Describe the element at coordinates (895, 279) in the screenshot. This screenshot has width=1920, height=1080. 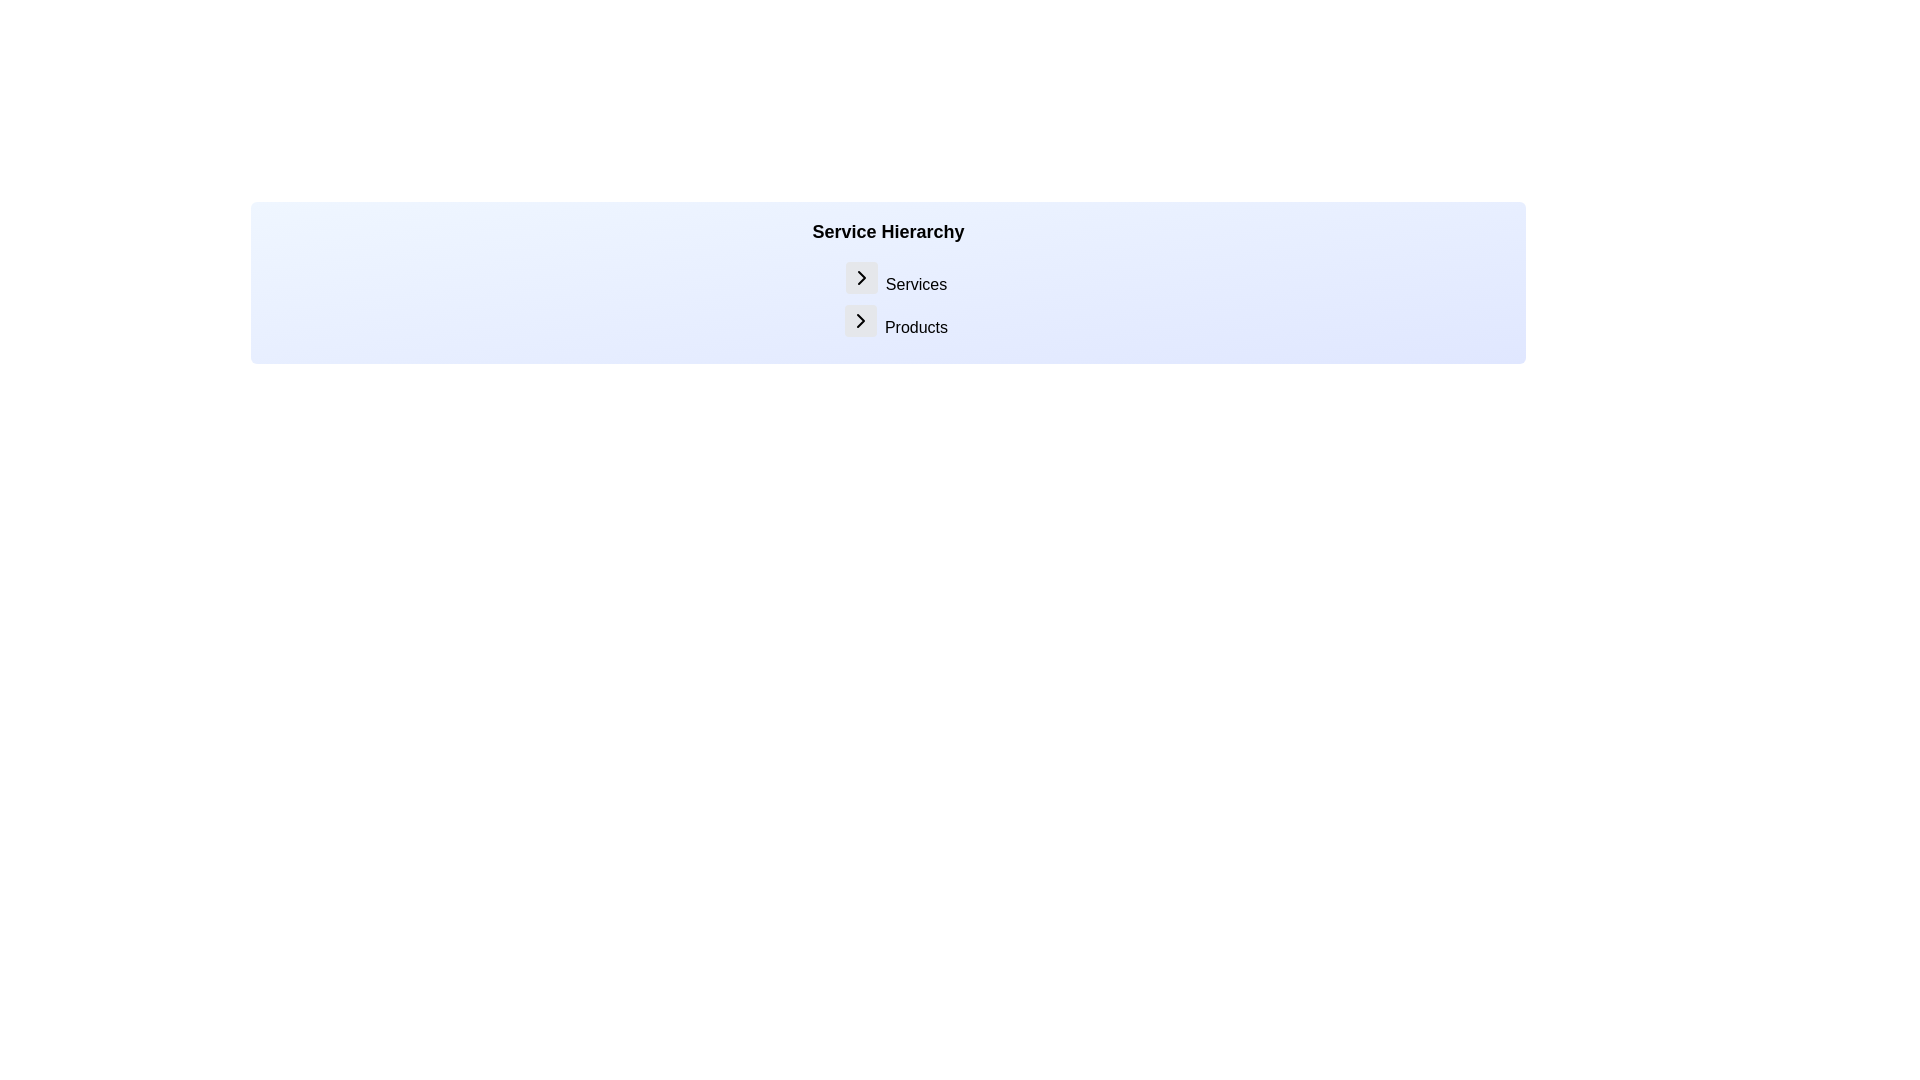
I see `the 'Services' text label, which is the first item in the vertical list under 'Service Hierarchy', positioned directly above the 'Products' label and aligned with a chevron icon` at that location.